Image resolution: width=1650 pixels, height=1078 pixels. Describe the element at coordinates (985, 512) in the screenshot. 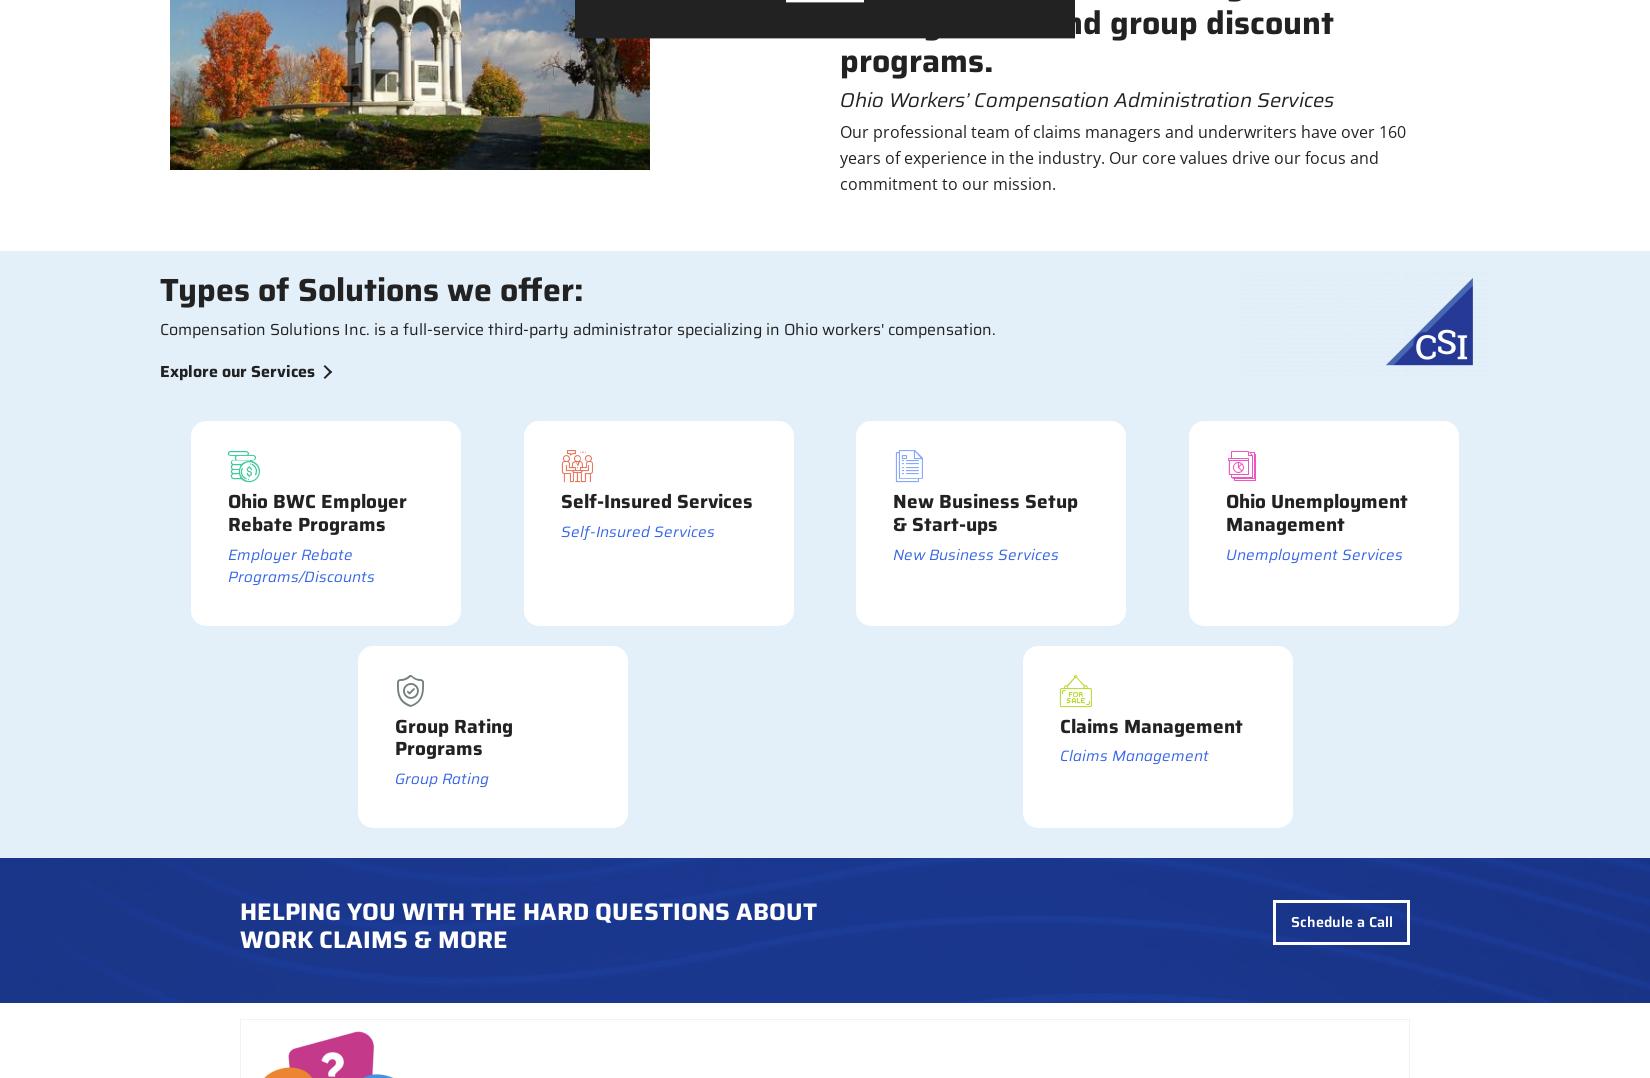

I see `'New Business Setup & Start-ups'` at that location.